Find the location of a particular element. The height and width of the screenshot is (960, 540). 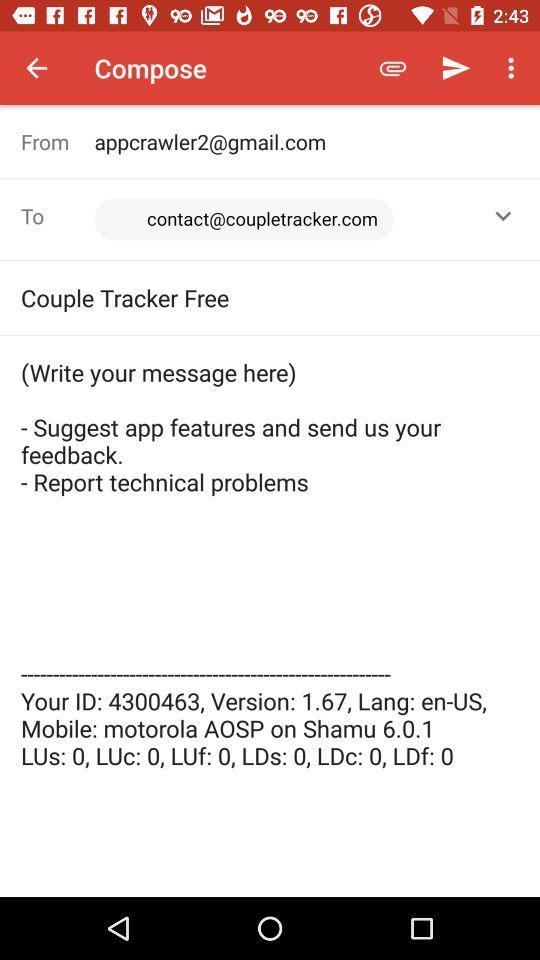

couple tracker free item is located at coordinates (270, 296).